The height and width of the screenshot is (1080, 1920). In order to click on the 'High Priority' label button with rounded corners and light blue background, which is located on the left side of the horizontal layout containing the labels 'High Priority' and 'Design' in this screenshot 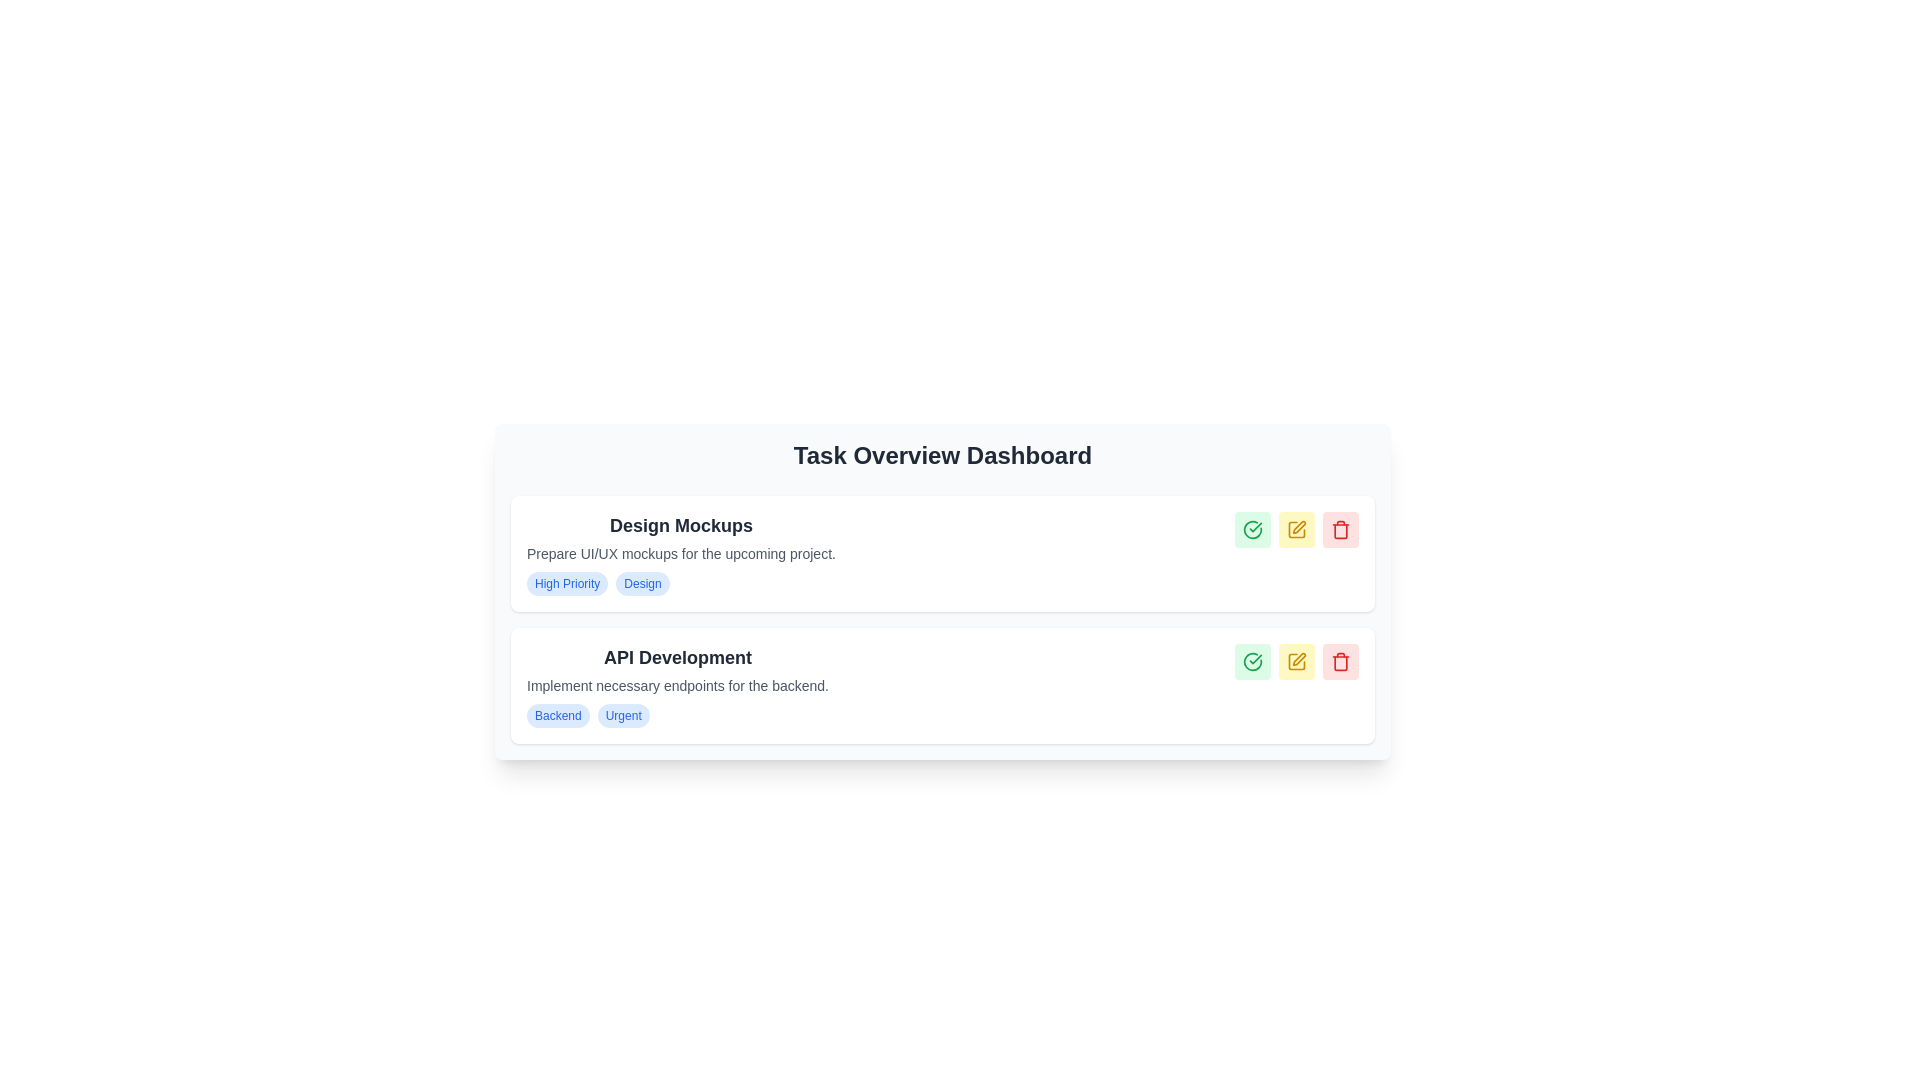, I will do `click(566, 583)`.